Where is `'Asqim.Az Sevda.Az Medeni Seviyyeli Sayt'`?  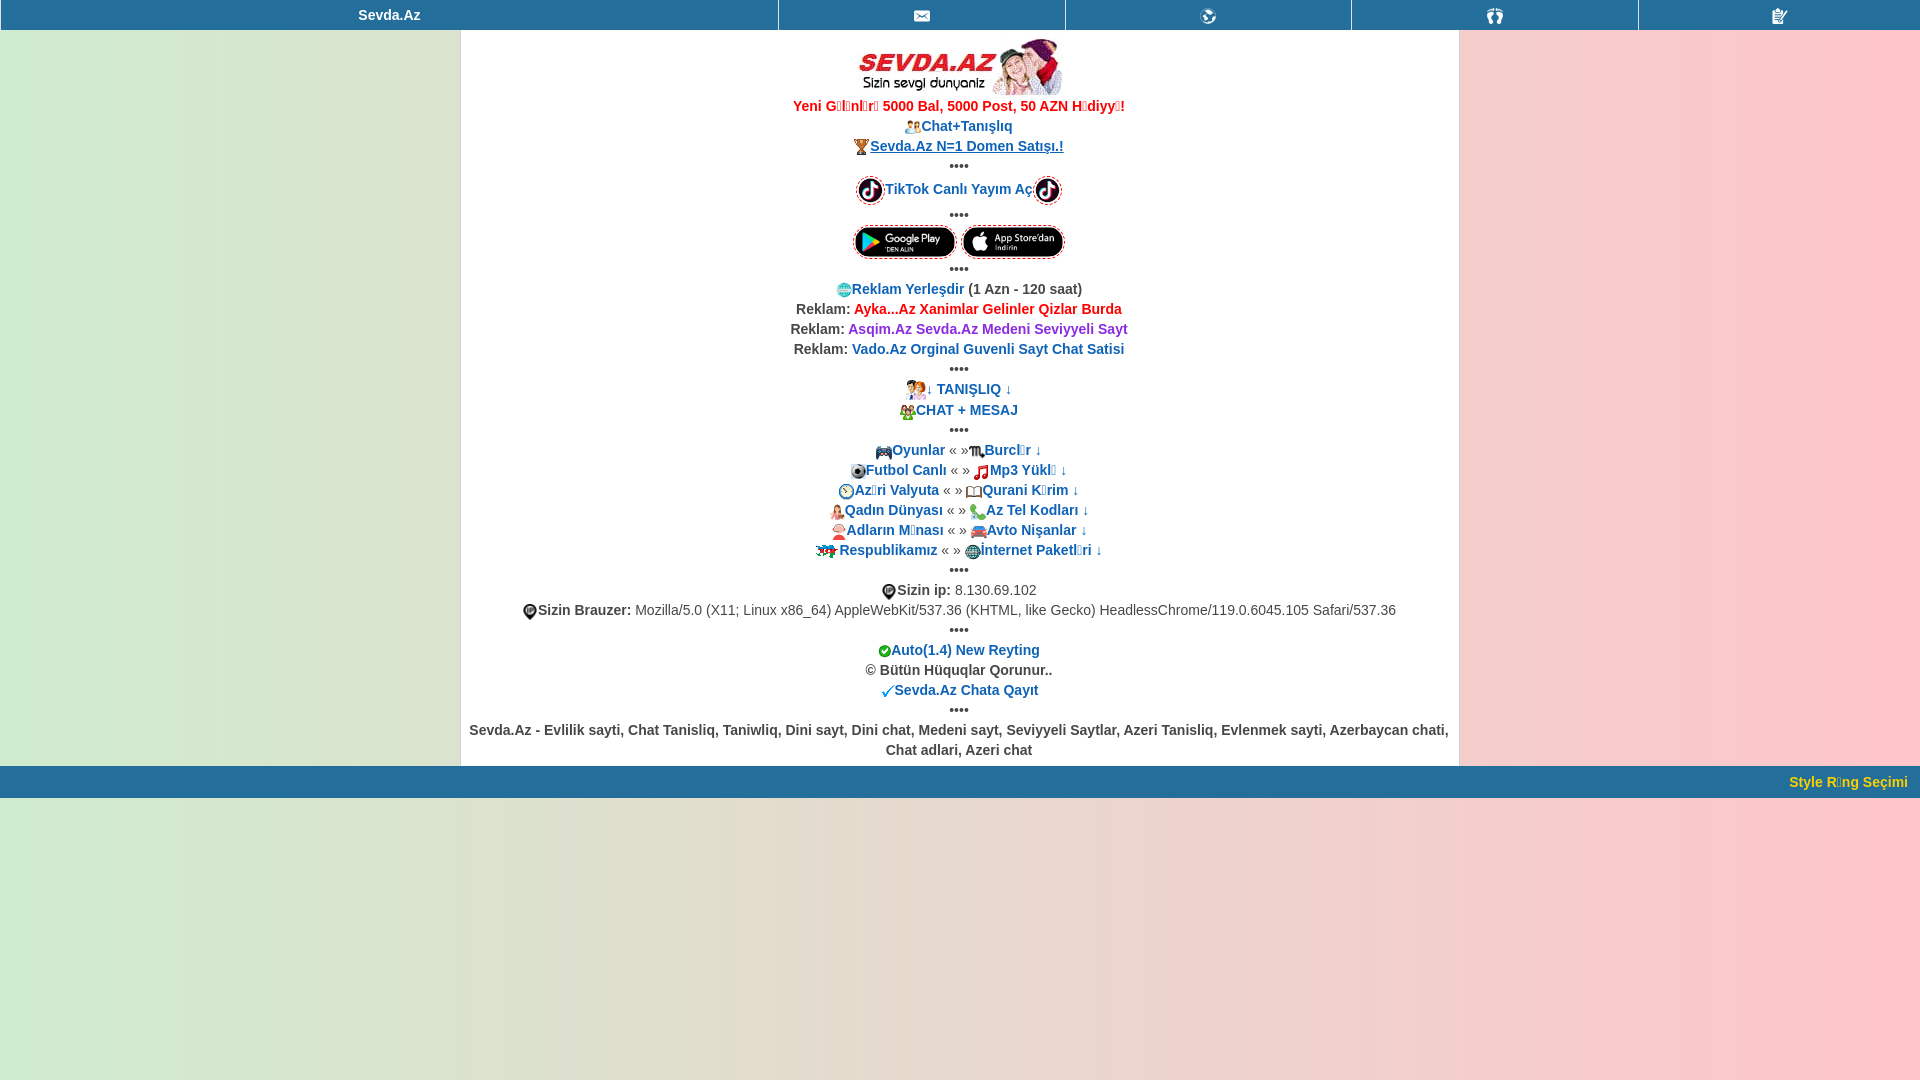 'Asqim.Az Sevda.Az Medeni Seviyyeli Sayt' is located at coordinates (987, 327).